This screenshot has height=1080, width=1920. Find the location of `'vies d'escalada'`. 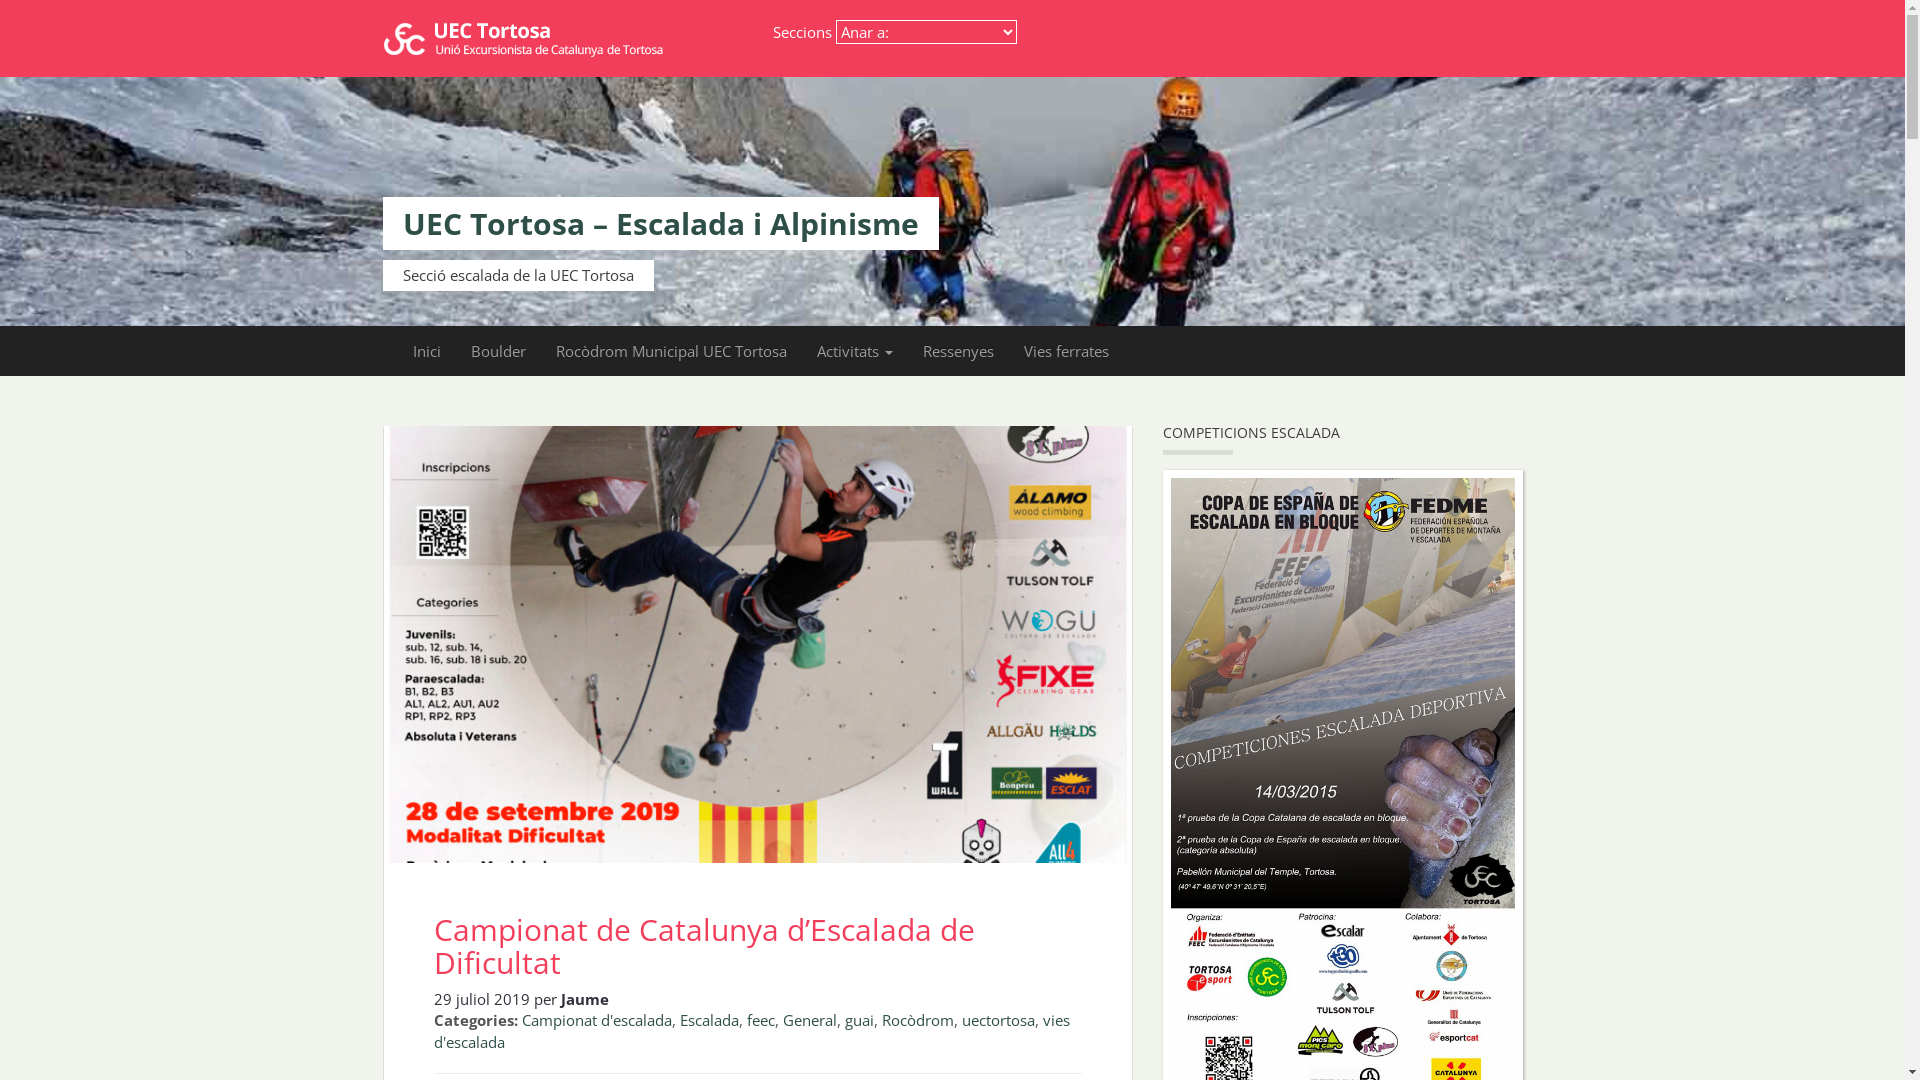

'vies d'escalada' is located at coordinates (751, 1030).